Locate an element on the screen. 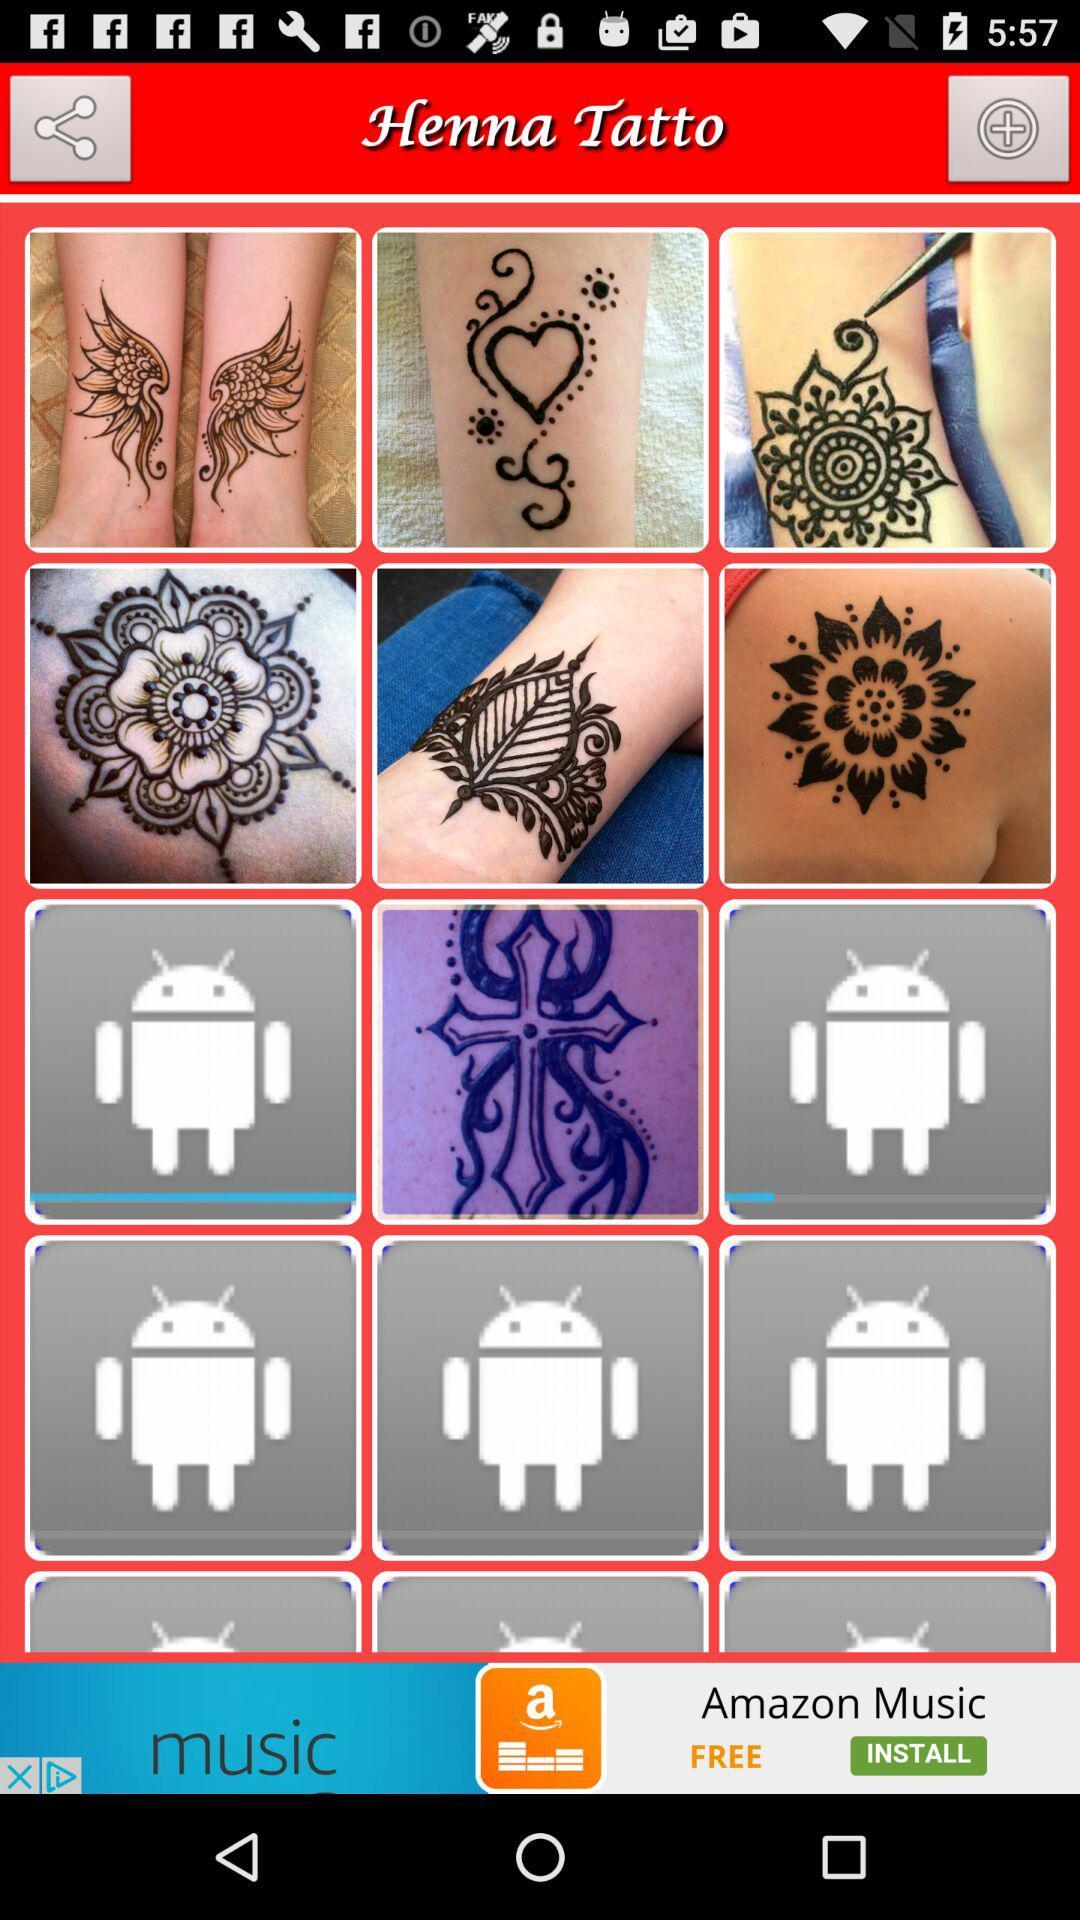 The height and width of the screenshot is (1920, 1080). photo is located at coordinates (1009, 132).